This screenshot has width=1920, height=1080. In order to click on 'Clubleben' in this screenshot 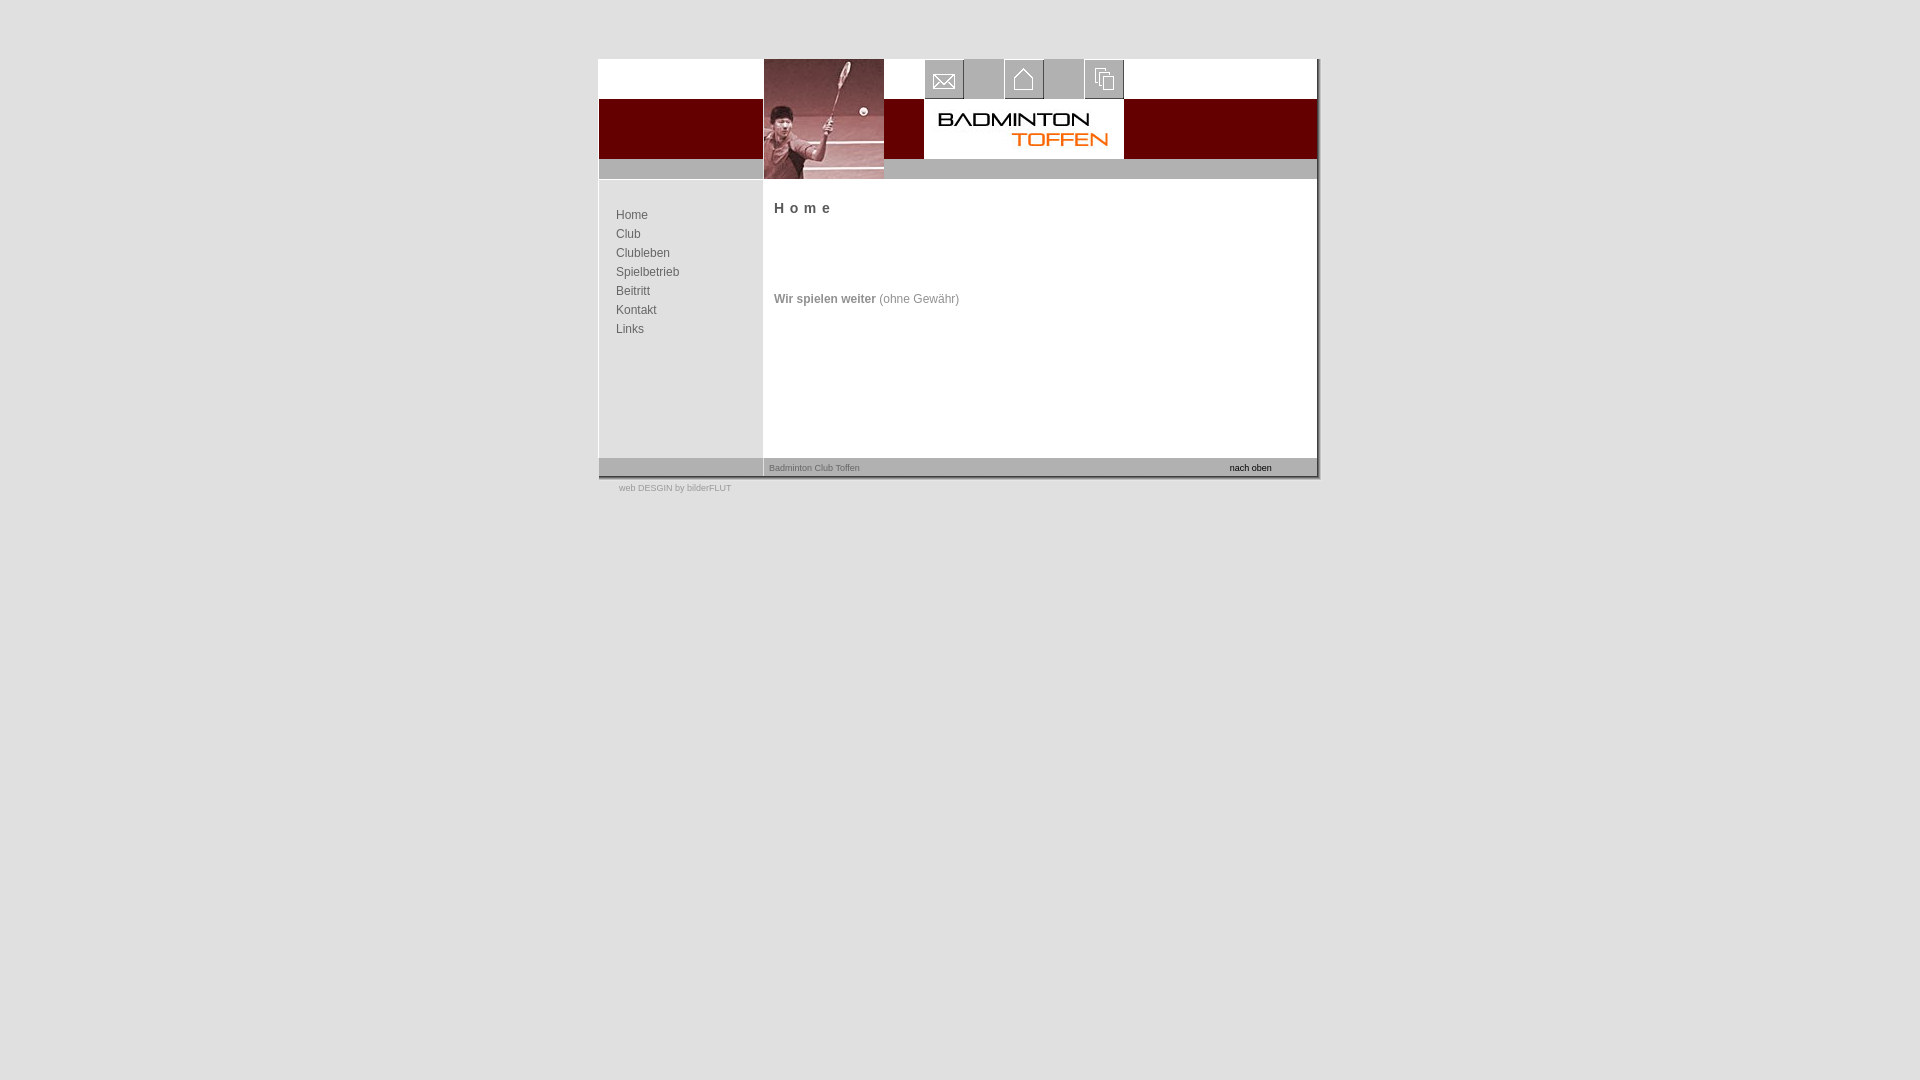, I will do `click(681, 251)`.